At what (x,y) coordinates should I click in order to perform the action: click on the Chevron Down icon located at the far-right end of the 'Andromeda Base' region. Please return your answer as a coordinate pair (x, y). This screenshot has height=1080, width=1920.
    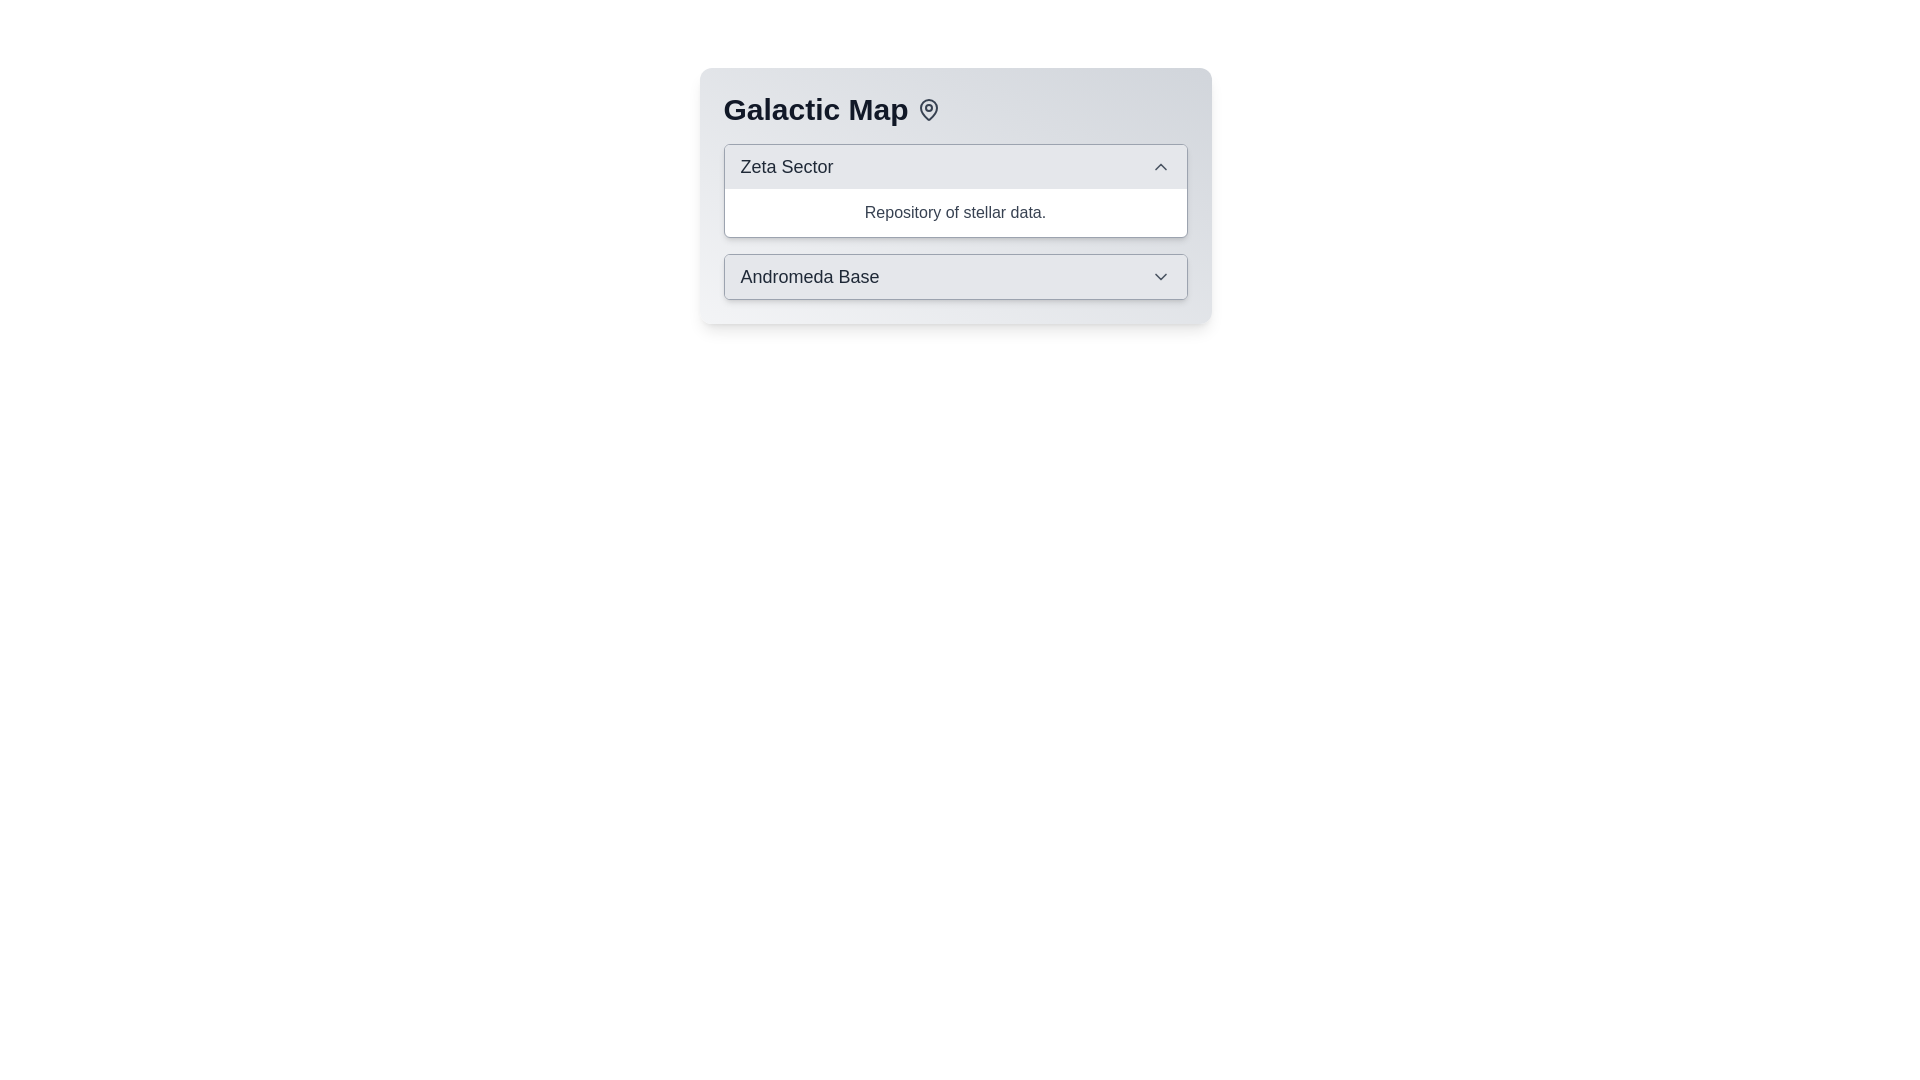
    Looking at the image, I should click on (1160, 277).